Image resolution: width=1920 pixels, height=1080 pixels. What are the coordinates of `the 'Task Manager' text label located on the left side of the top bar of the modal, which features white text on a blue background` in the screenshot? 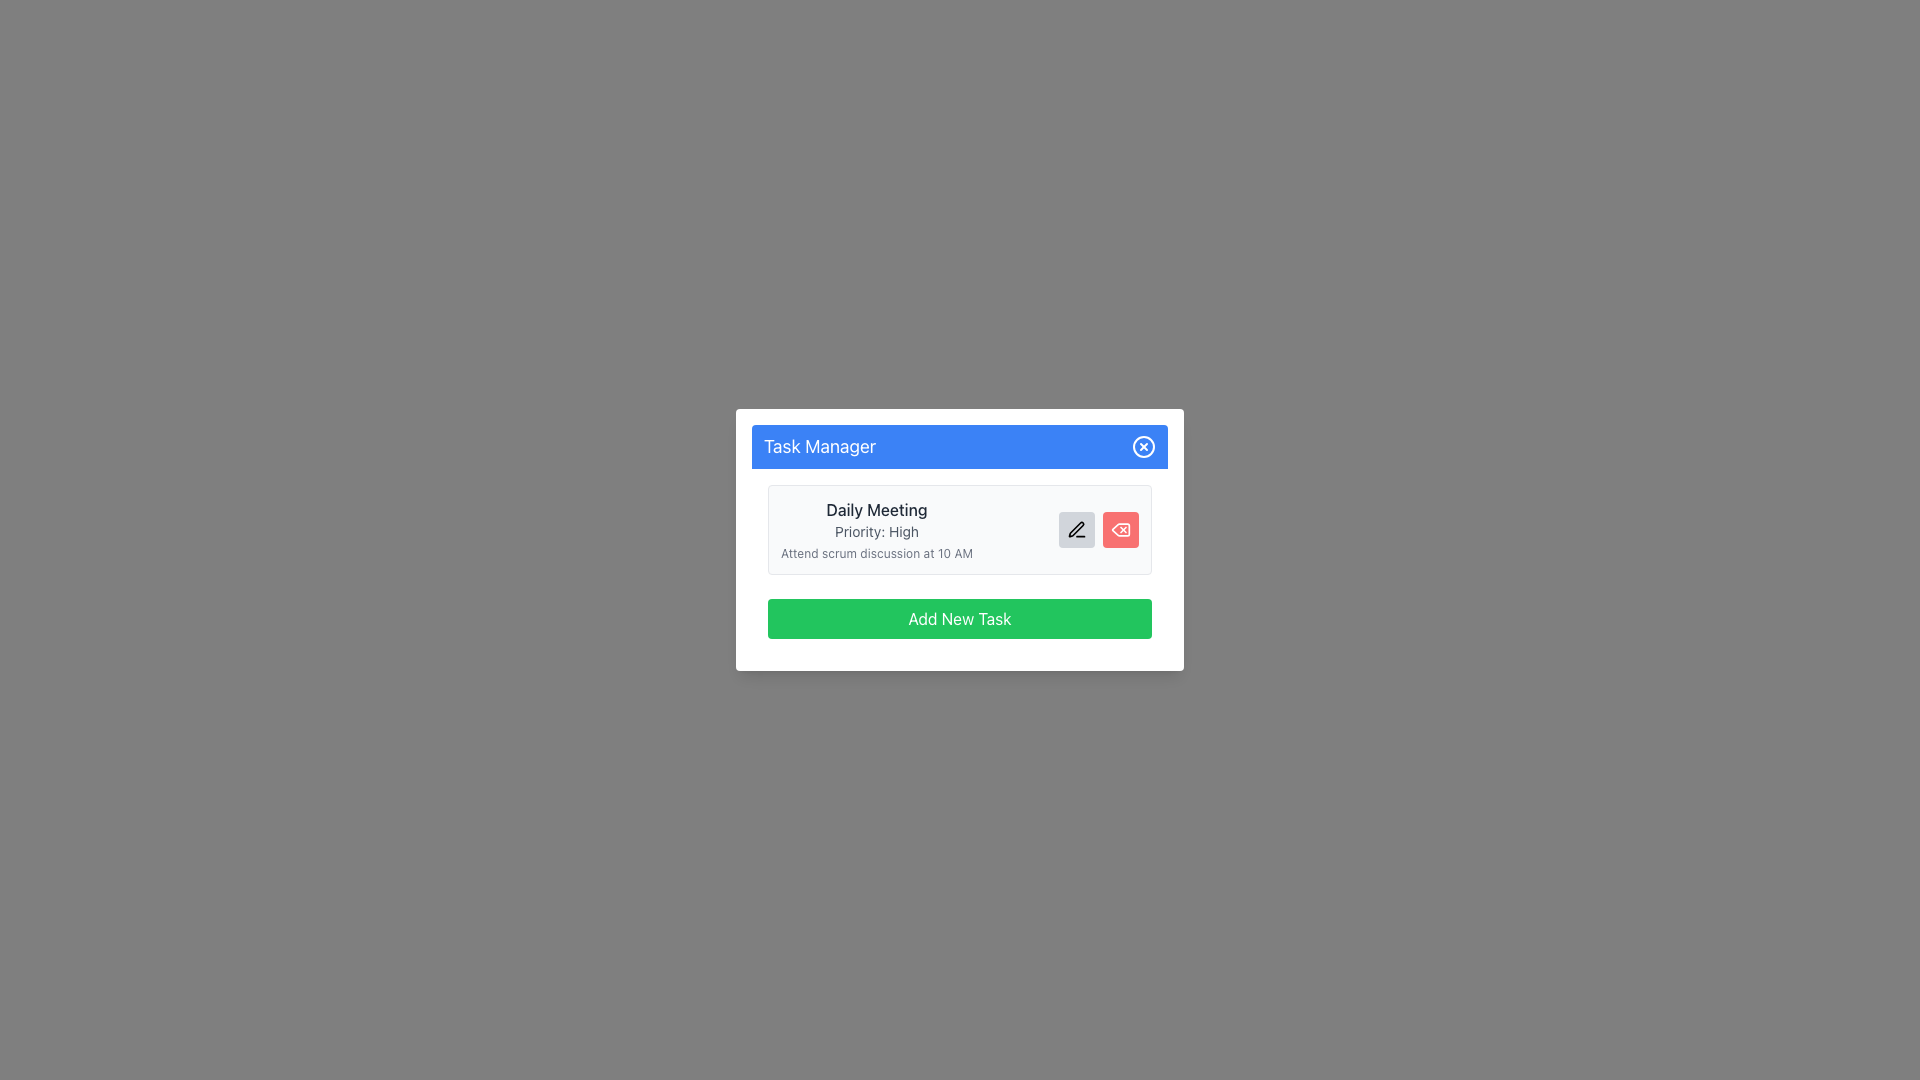 It's located at (820, 446).